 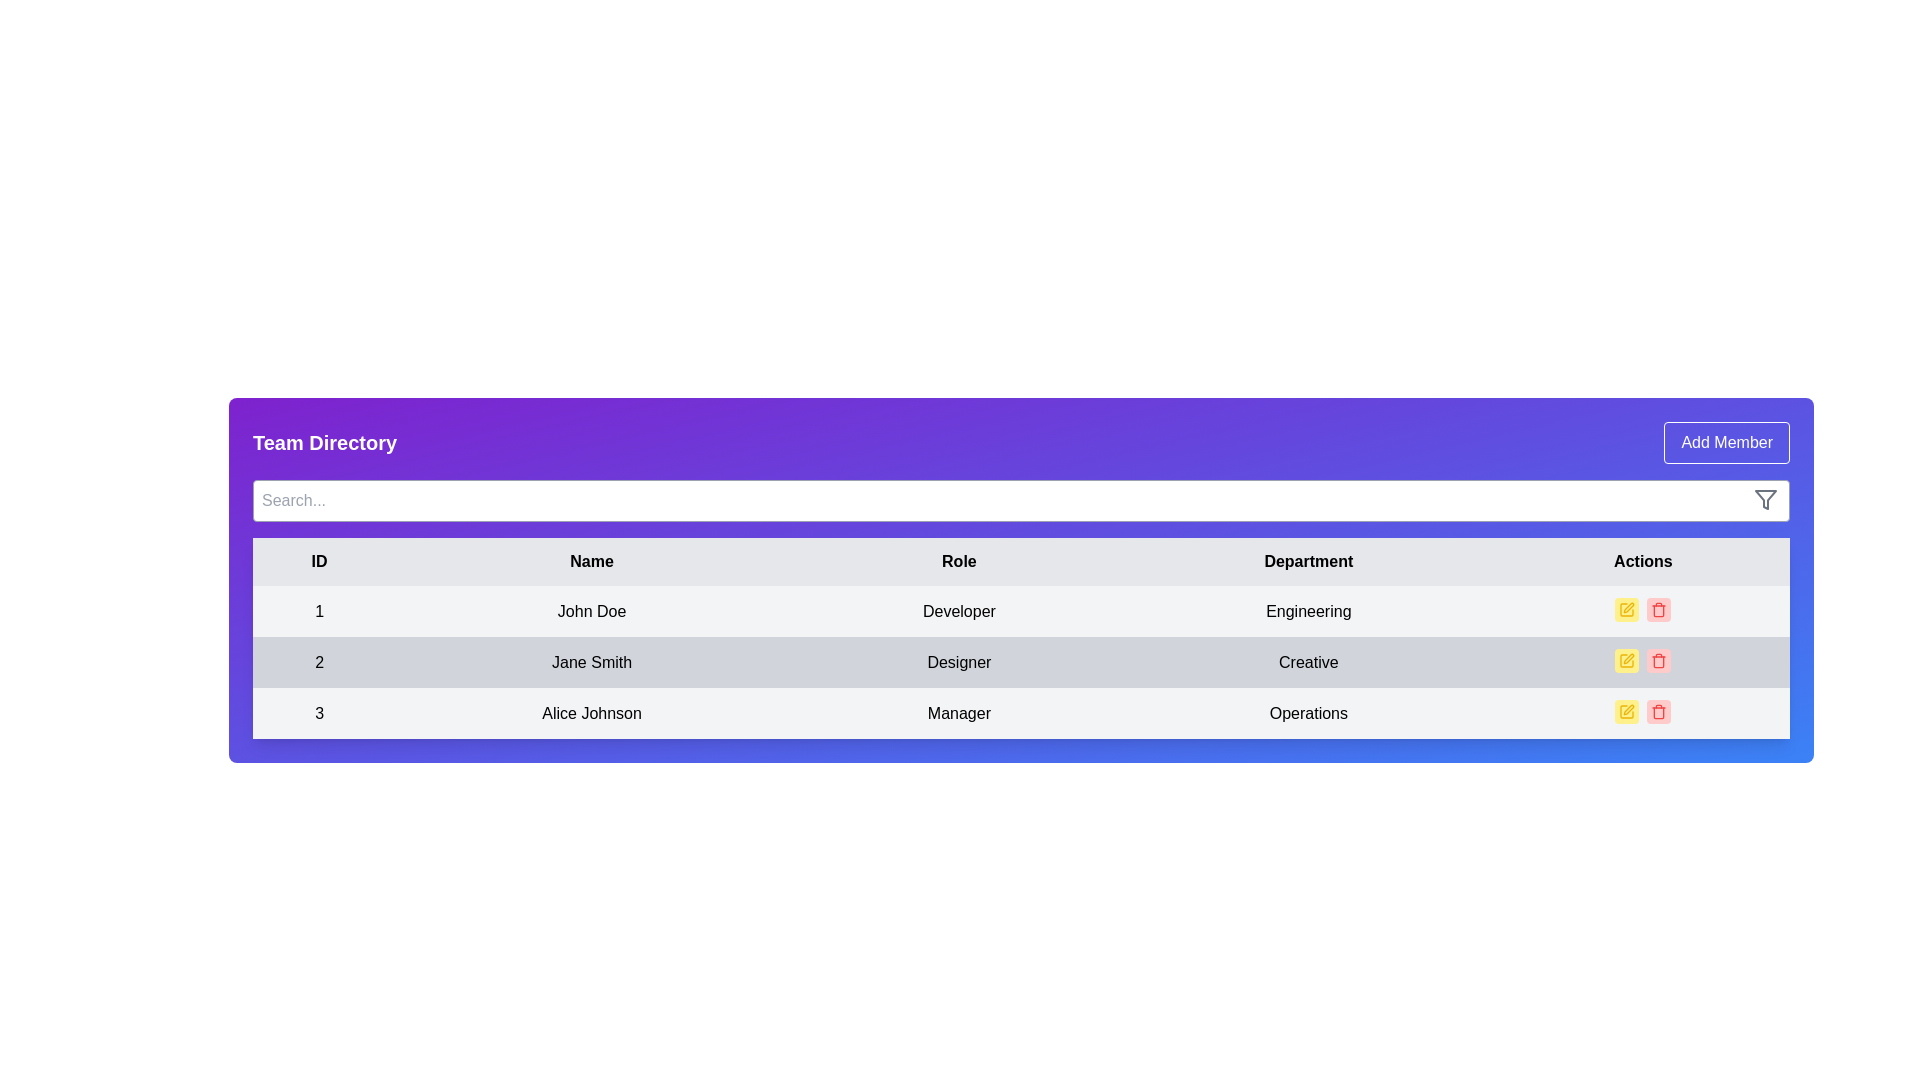 What do you see at coordinates (958, 712) in the screenshot?
I see `static text label displaying 'Manager' located in the third row of the table under the 'Role' column` at bounding box center [958, 712].